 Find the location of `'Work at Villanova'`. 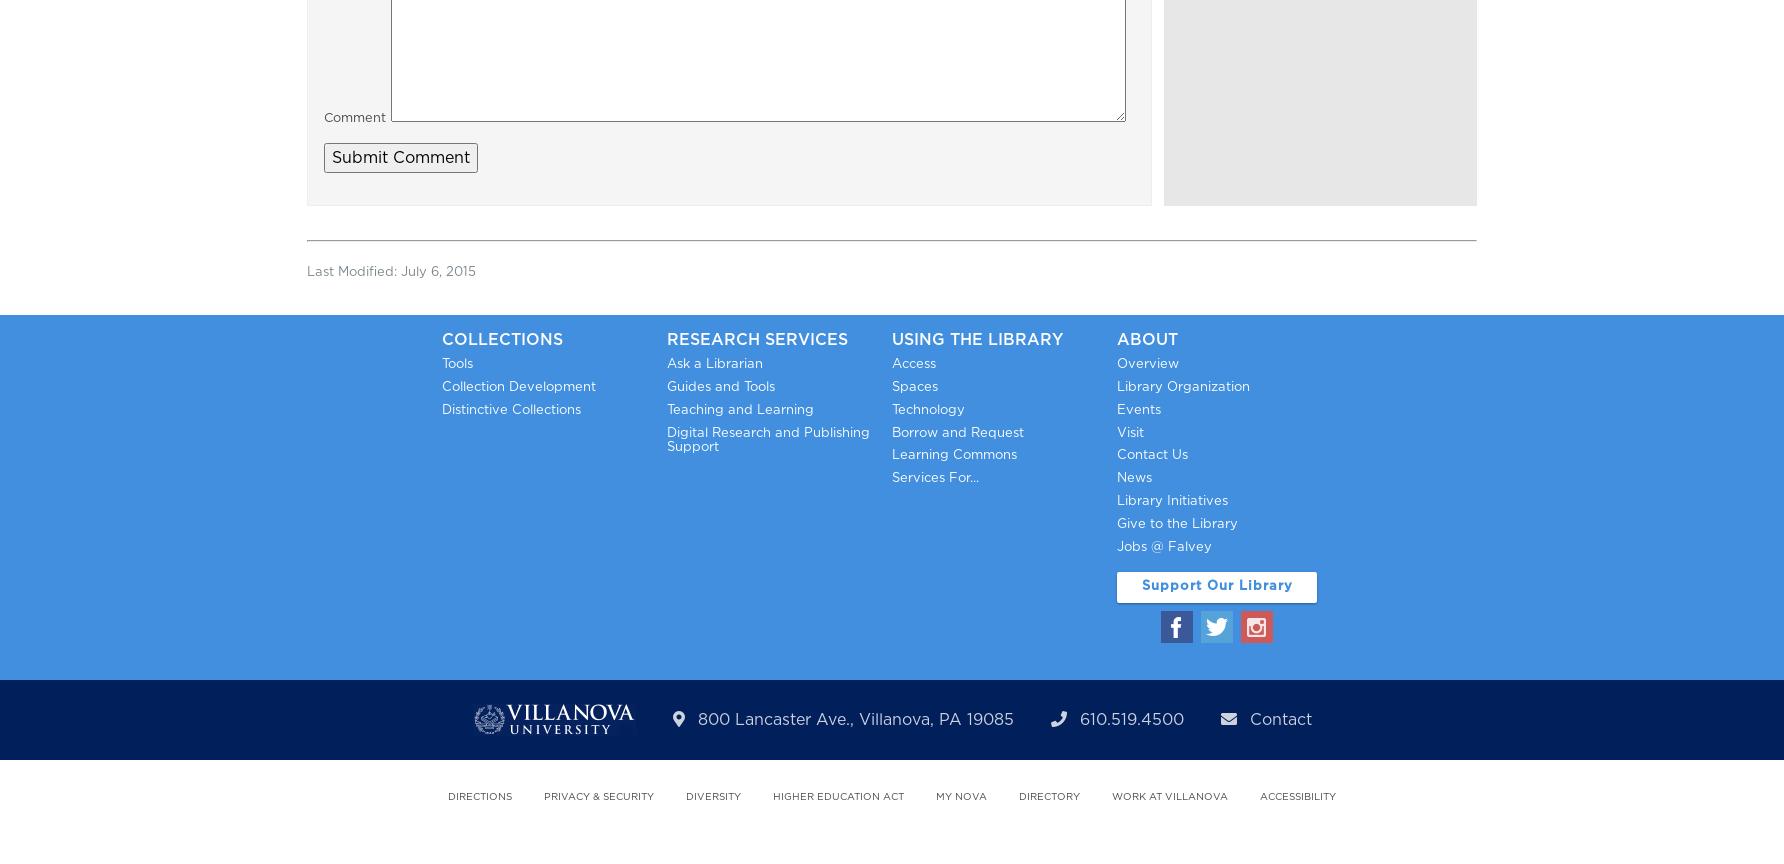

'Work at Villanova' is located at coordinates (1110, 796).